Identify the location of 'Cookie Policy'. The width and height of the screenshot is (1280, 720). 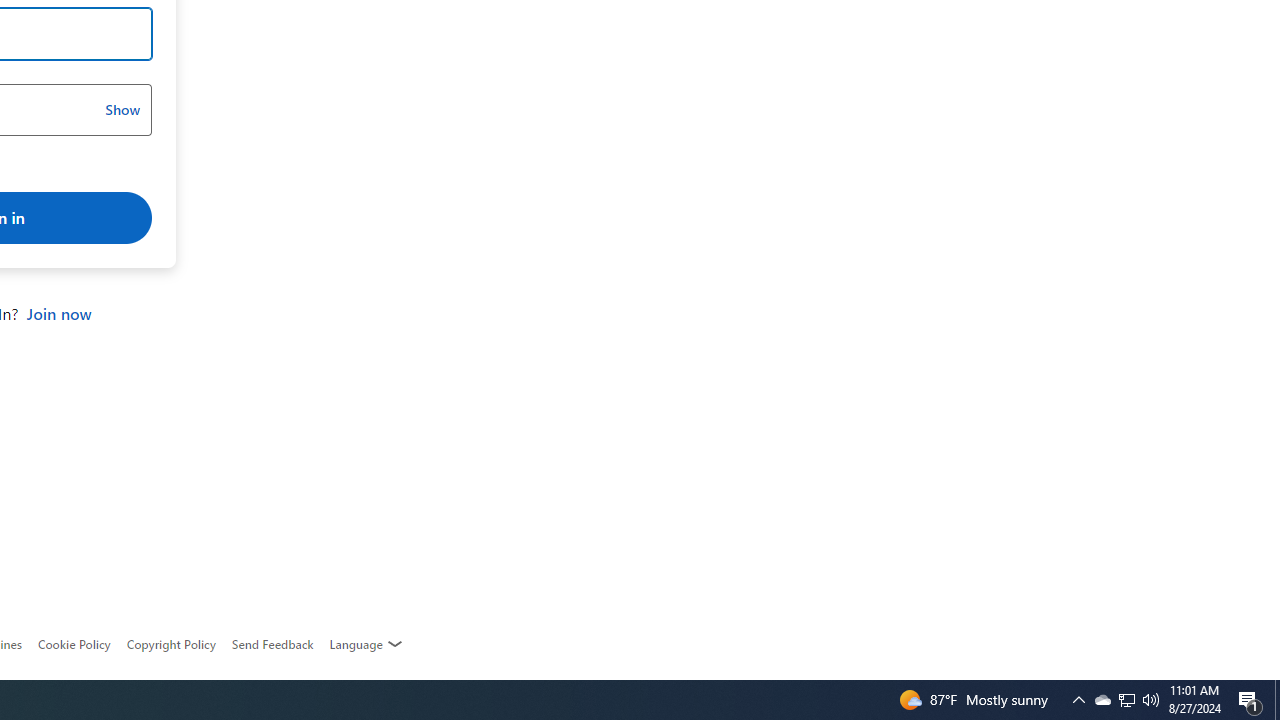
(74, 644).